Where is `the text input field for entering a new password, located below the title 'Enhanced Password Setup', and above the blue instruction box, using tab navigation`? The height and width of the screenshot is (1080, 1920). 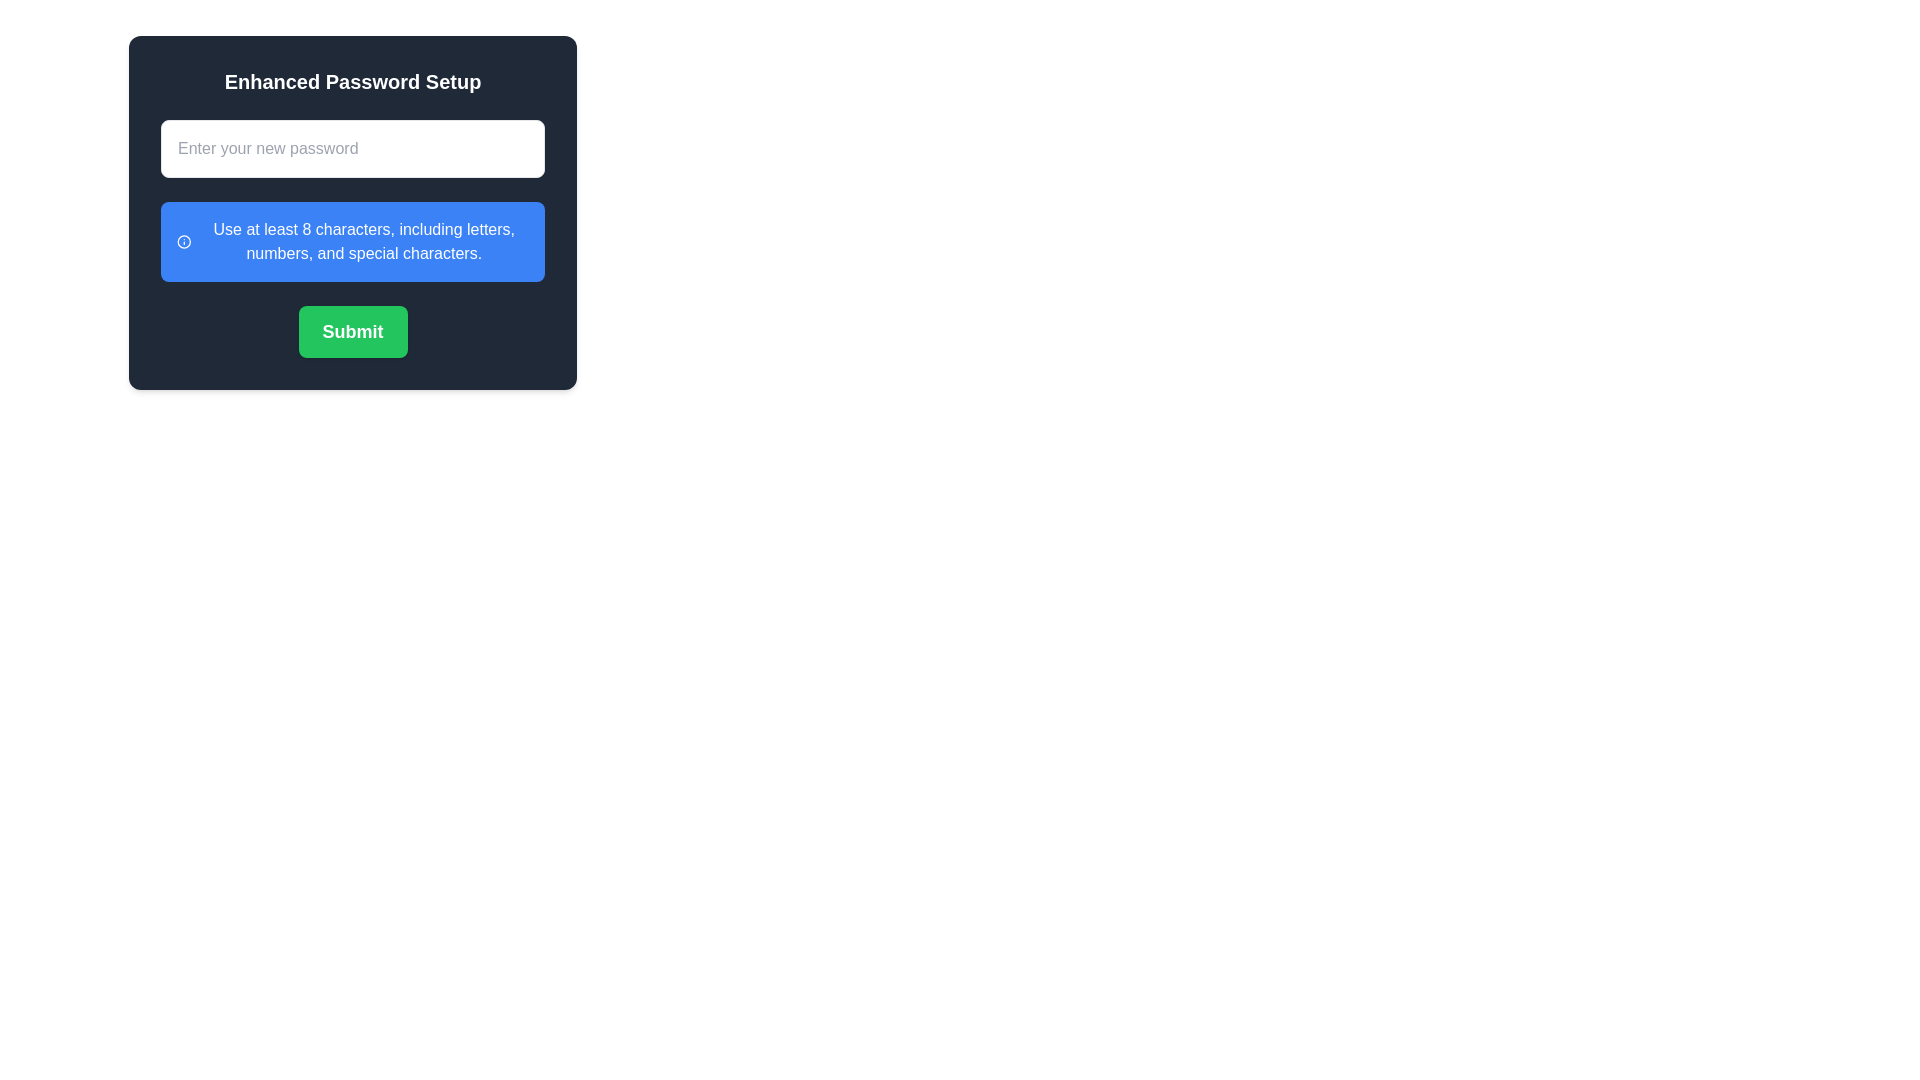 the text input field for entering a new password, located below the title 'Enhanced Password Setup', and above the blue instruction box, using tab navigation is located at coordinates (353, 148).